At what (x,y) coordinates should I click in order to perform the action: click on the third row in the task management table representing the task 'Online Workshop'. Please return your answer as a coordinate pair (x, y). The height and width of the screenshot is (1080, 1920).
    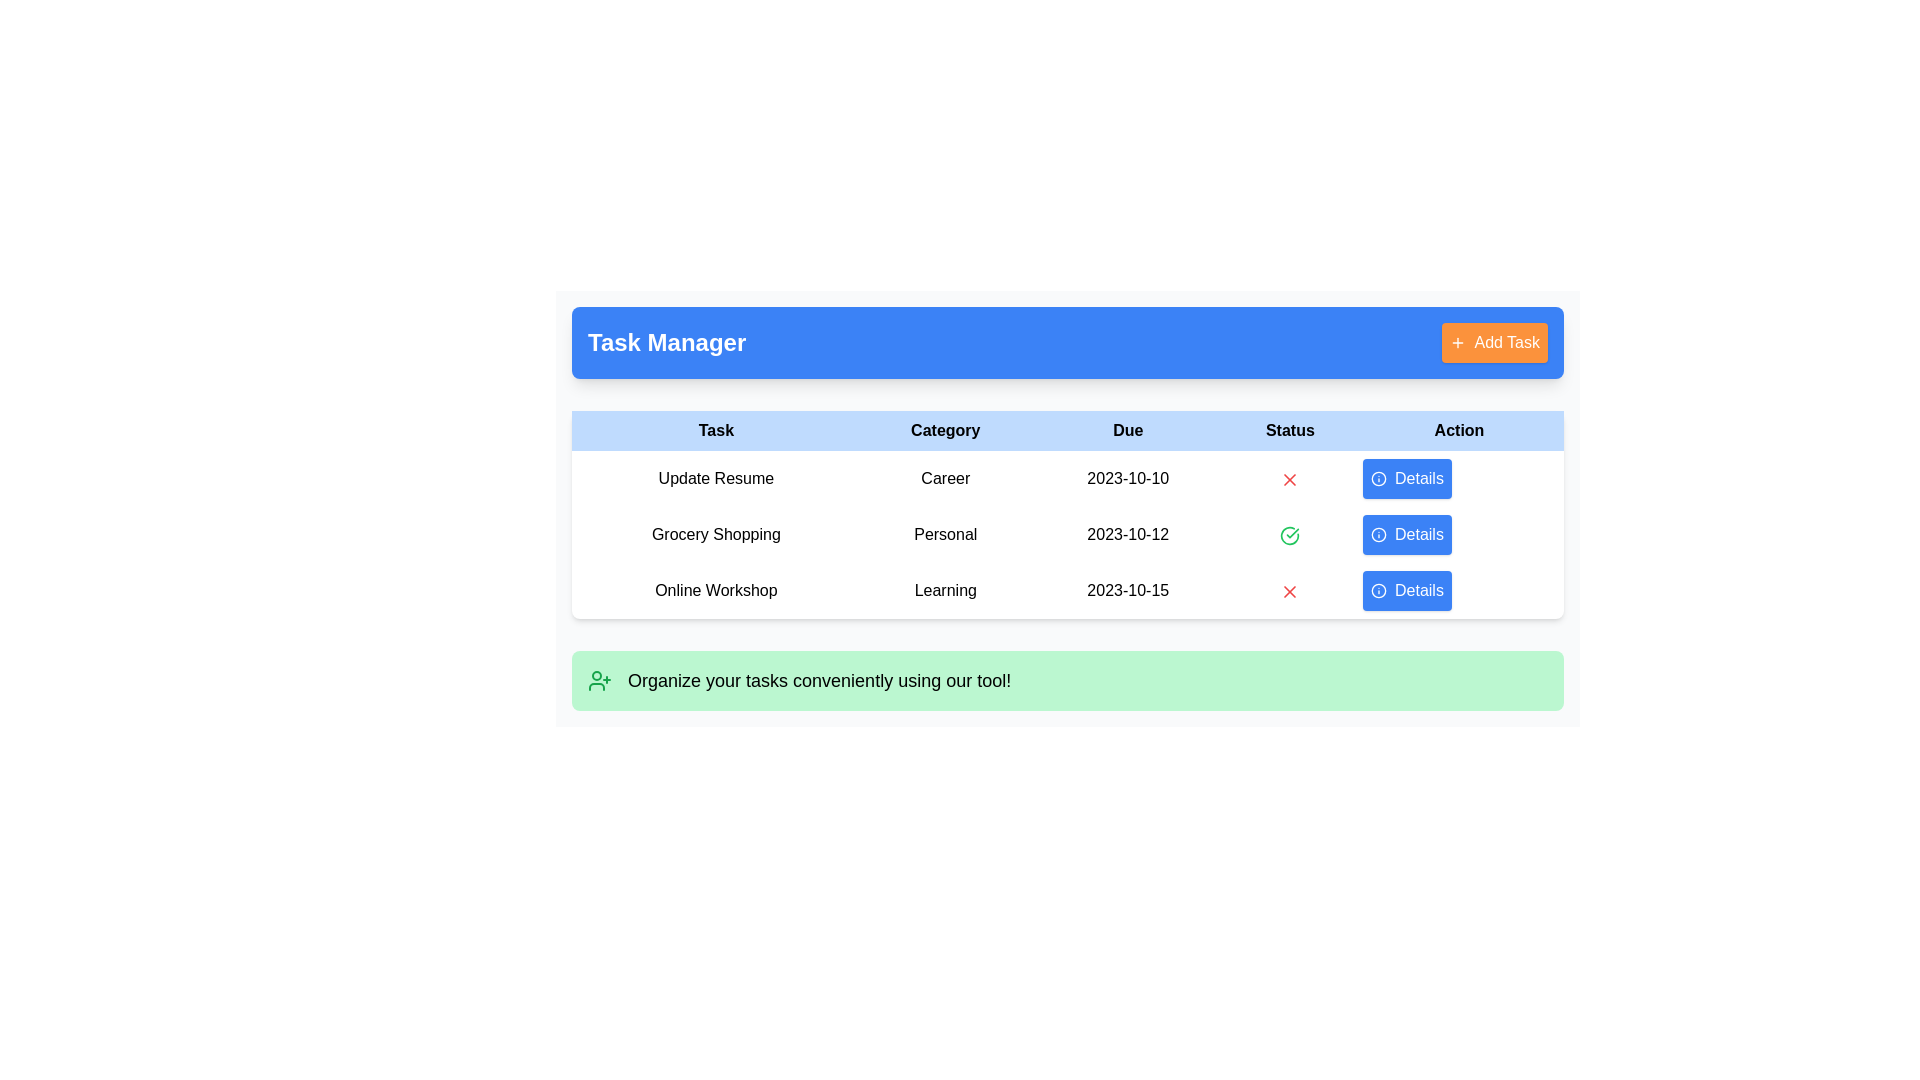
    Looking at the image, I should click on (1067, 589).